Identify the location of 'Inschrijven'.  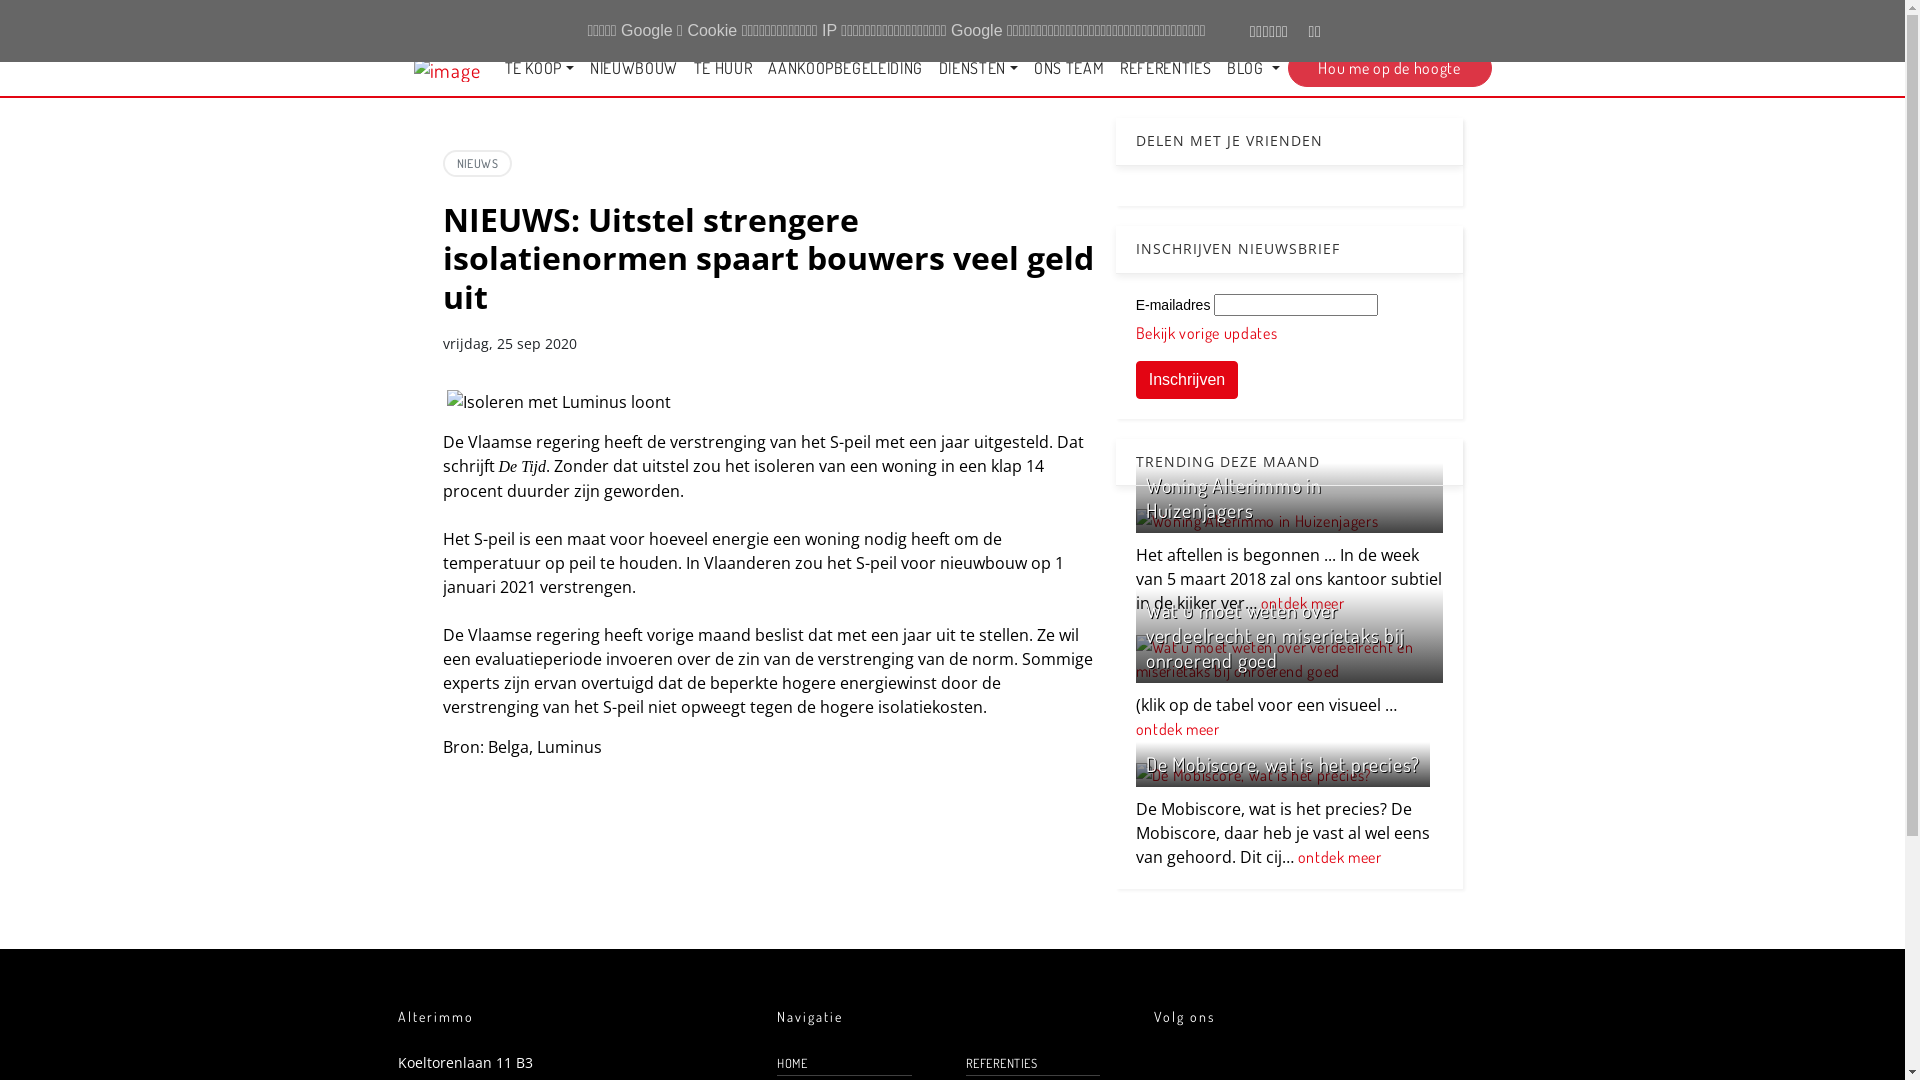
(1186, 380).